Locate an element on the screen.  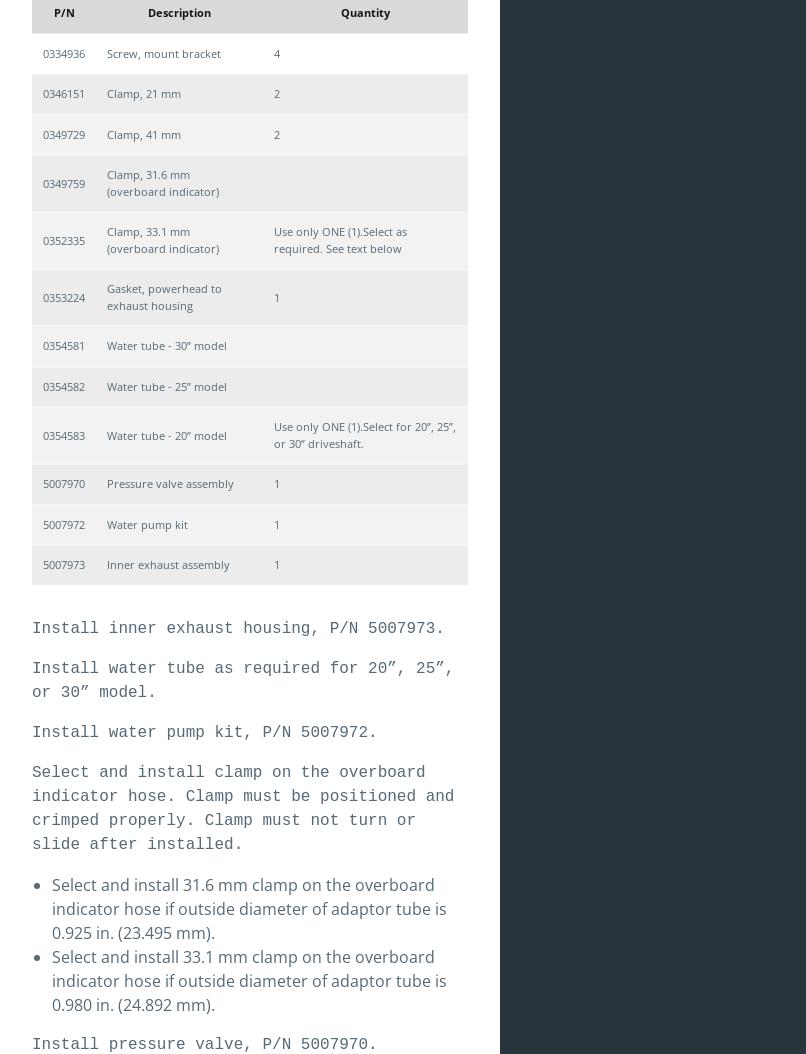
'Water pump kit' is located at coordinates (147, 522).